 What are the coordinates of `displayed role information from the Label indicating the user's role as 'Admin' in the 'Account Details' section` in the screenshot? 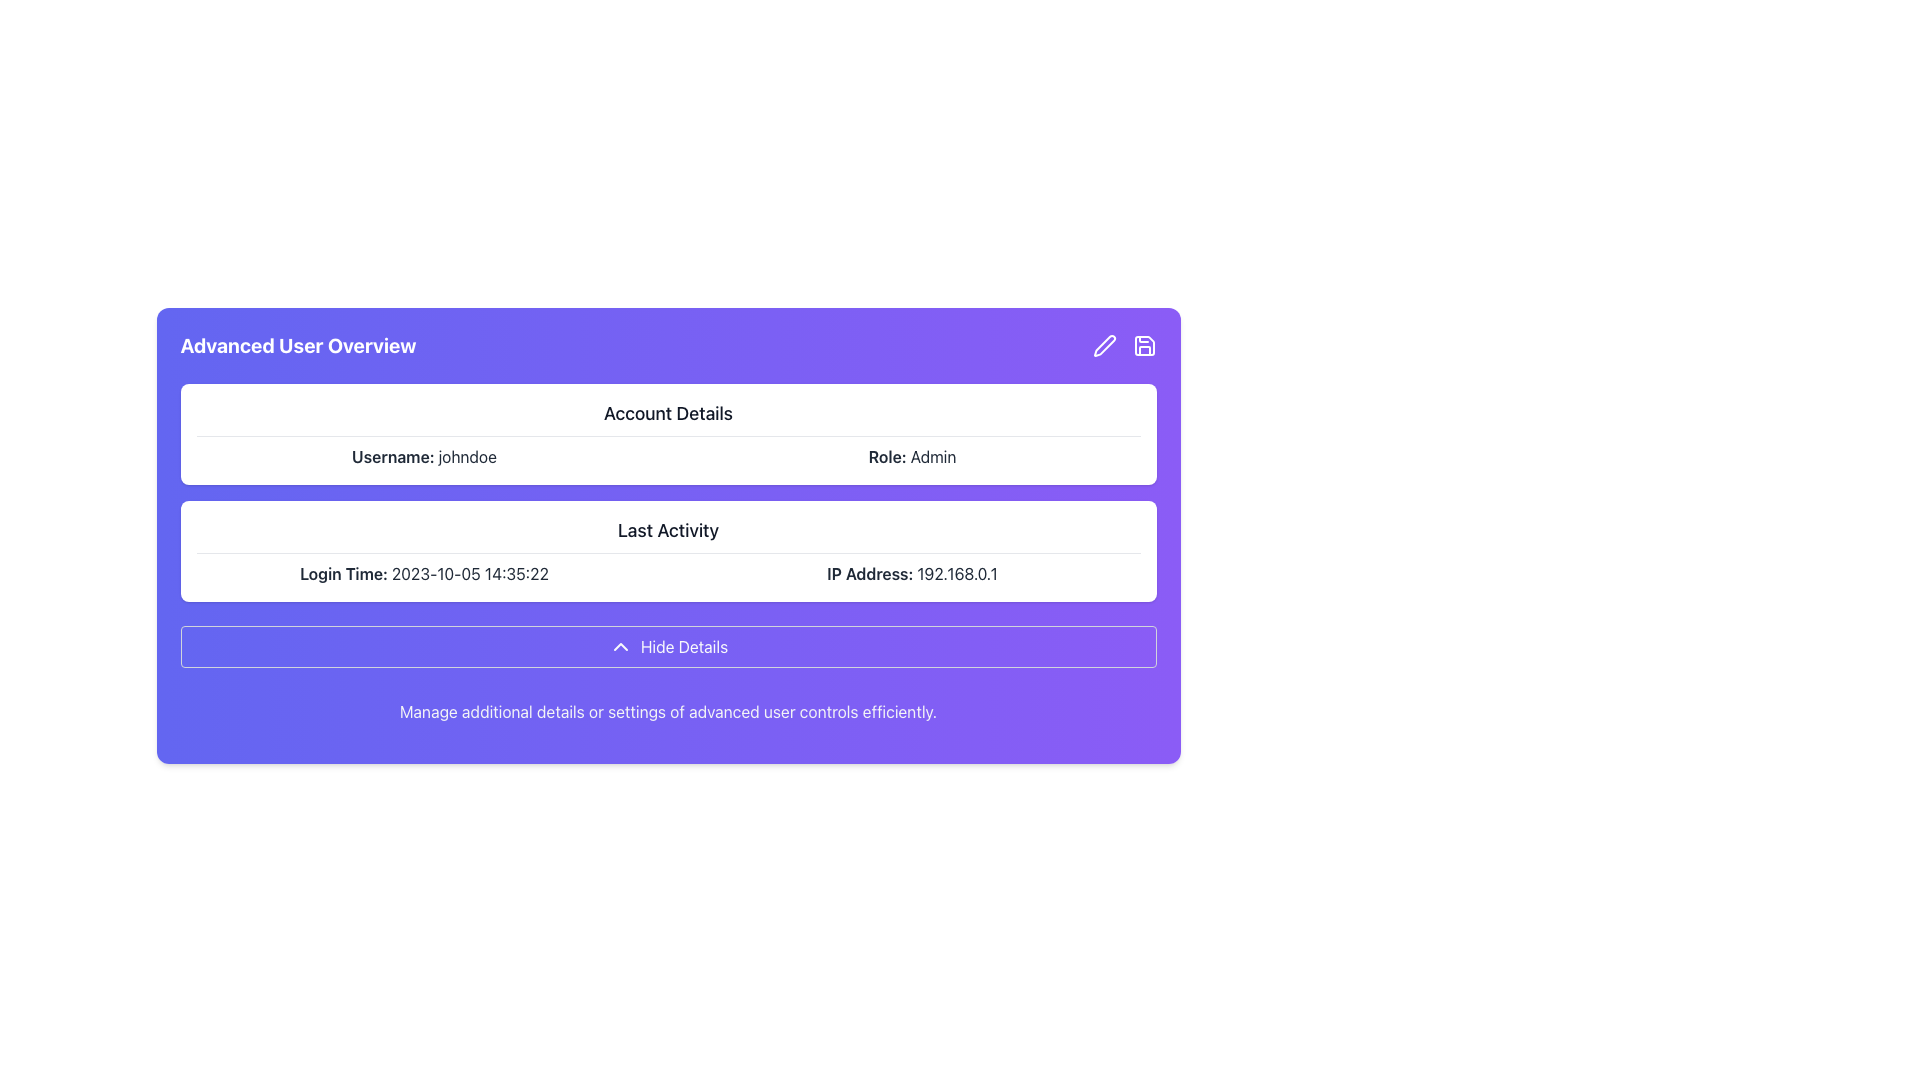 It's located at (911, 456).